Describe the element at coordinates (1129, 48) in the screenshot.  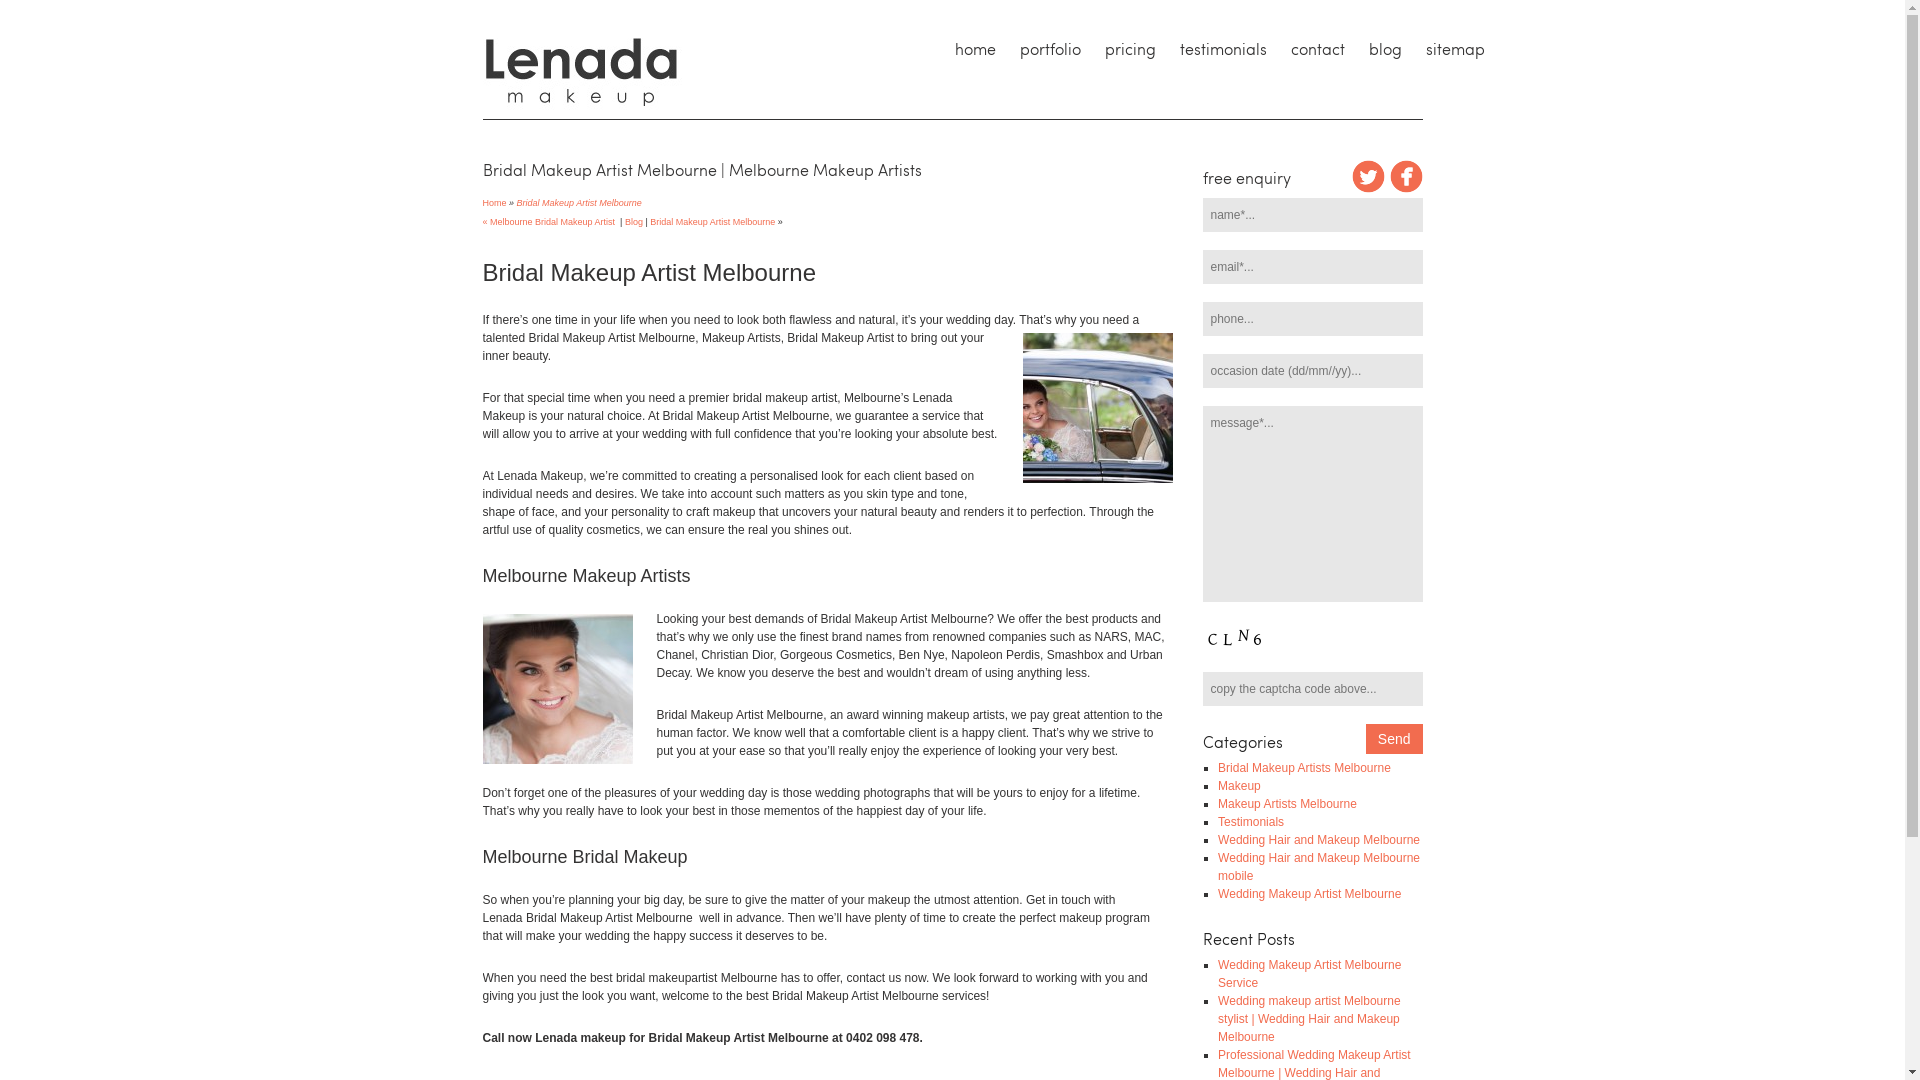
I see `'pricing'` at that location.